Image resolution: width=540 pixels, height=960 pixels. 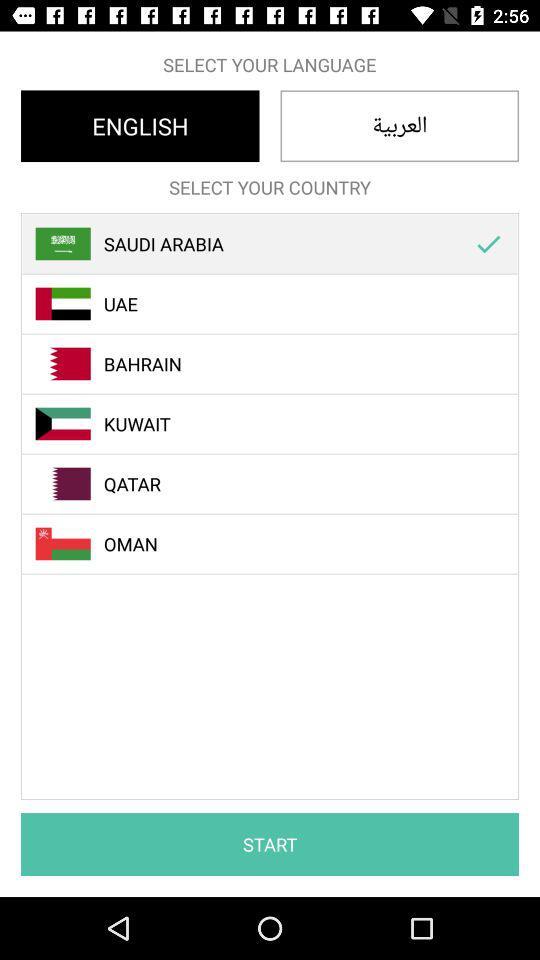 I want to click on the icon below select your language icon, so click(x=139, y=125).